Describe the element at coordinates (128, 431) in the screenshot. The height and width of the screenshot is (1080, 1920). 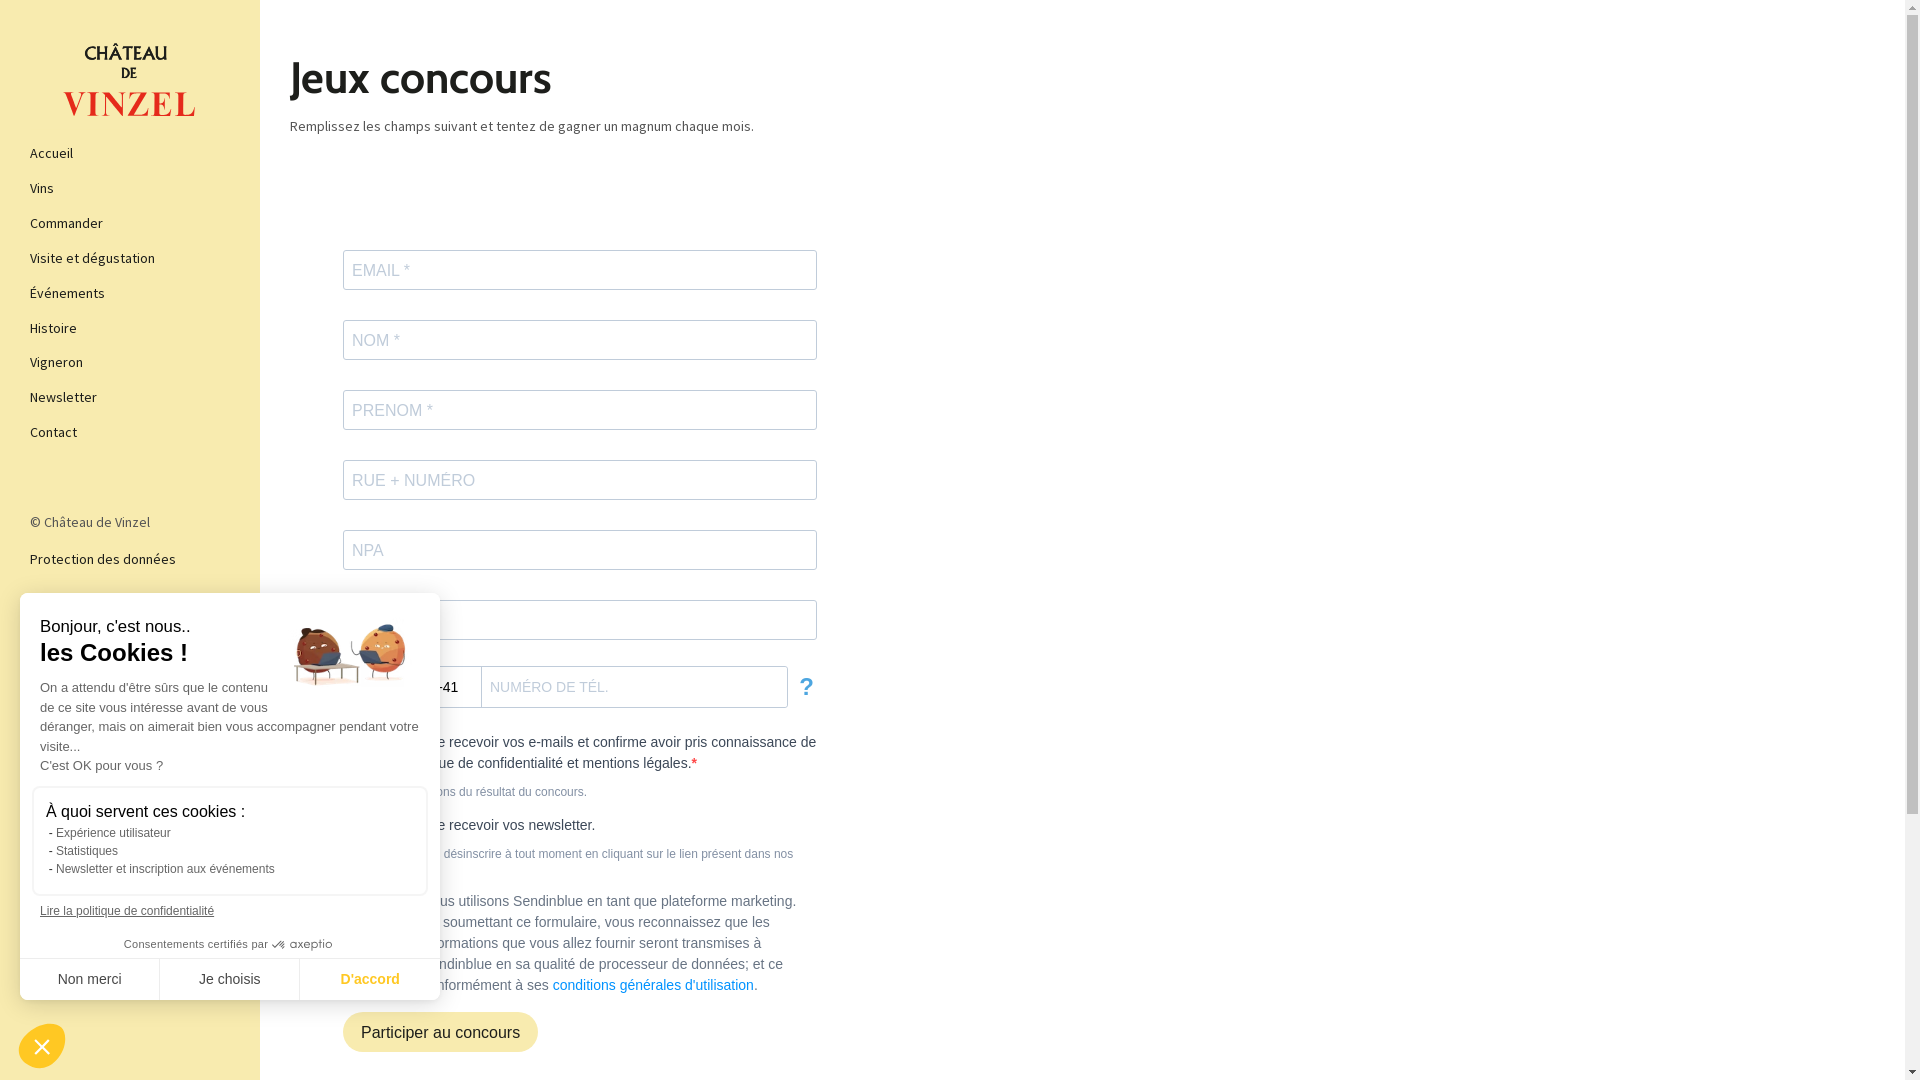
I see `'Contact'` at that location.